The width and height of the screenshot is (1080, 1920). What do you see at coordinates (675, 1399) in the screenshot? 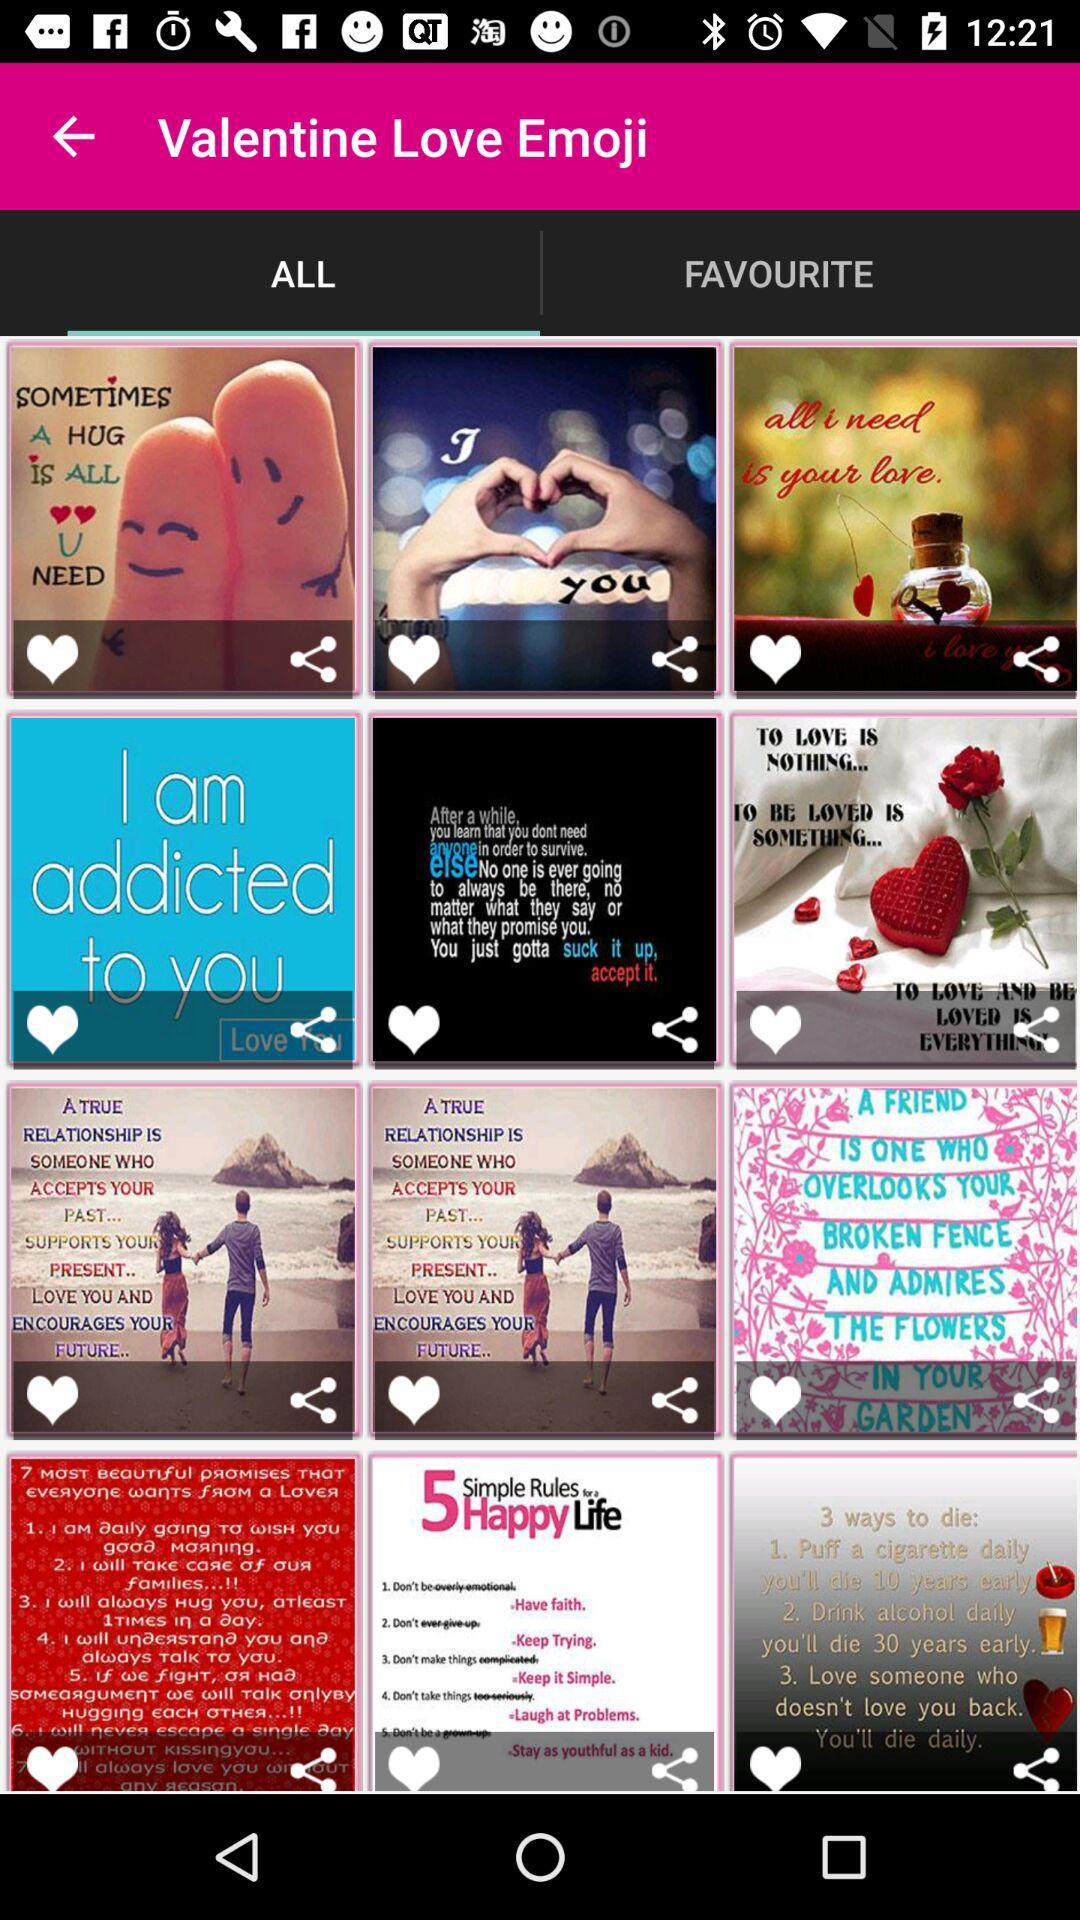
I see `share the image` at bounding box center [675, 1399].